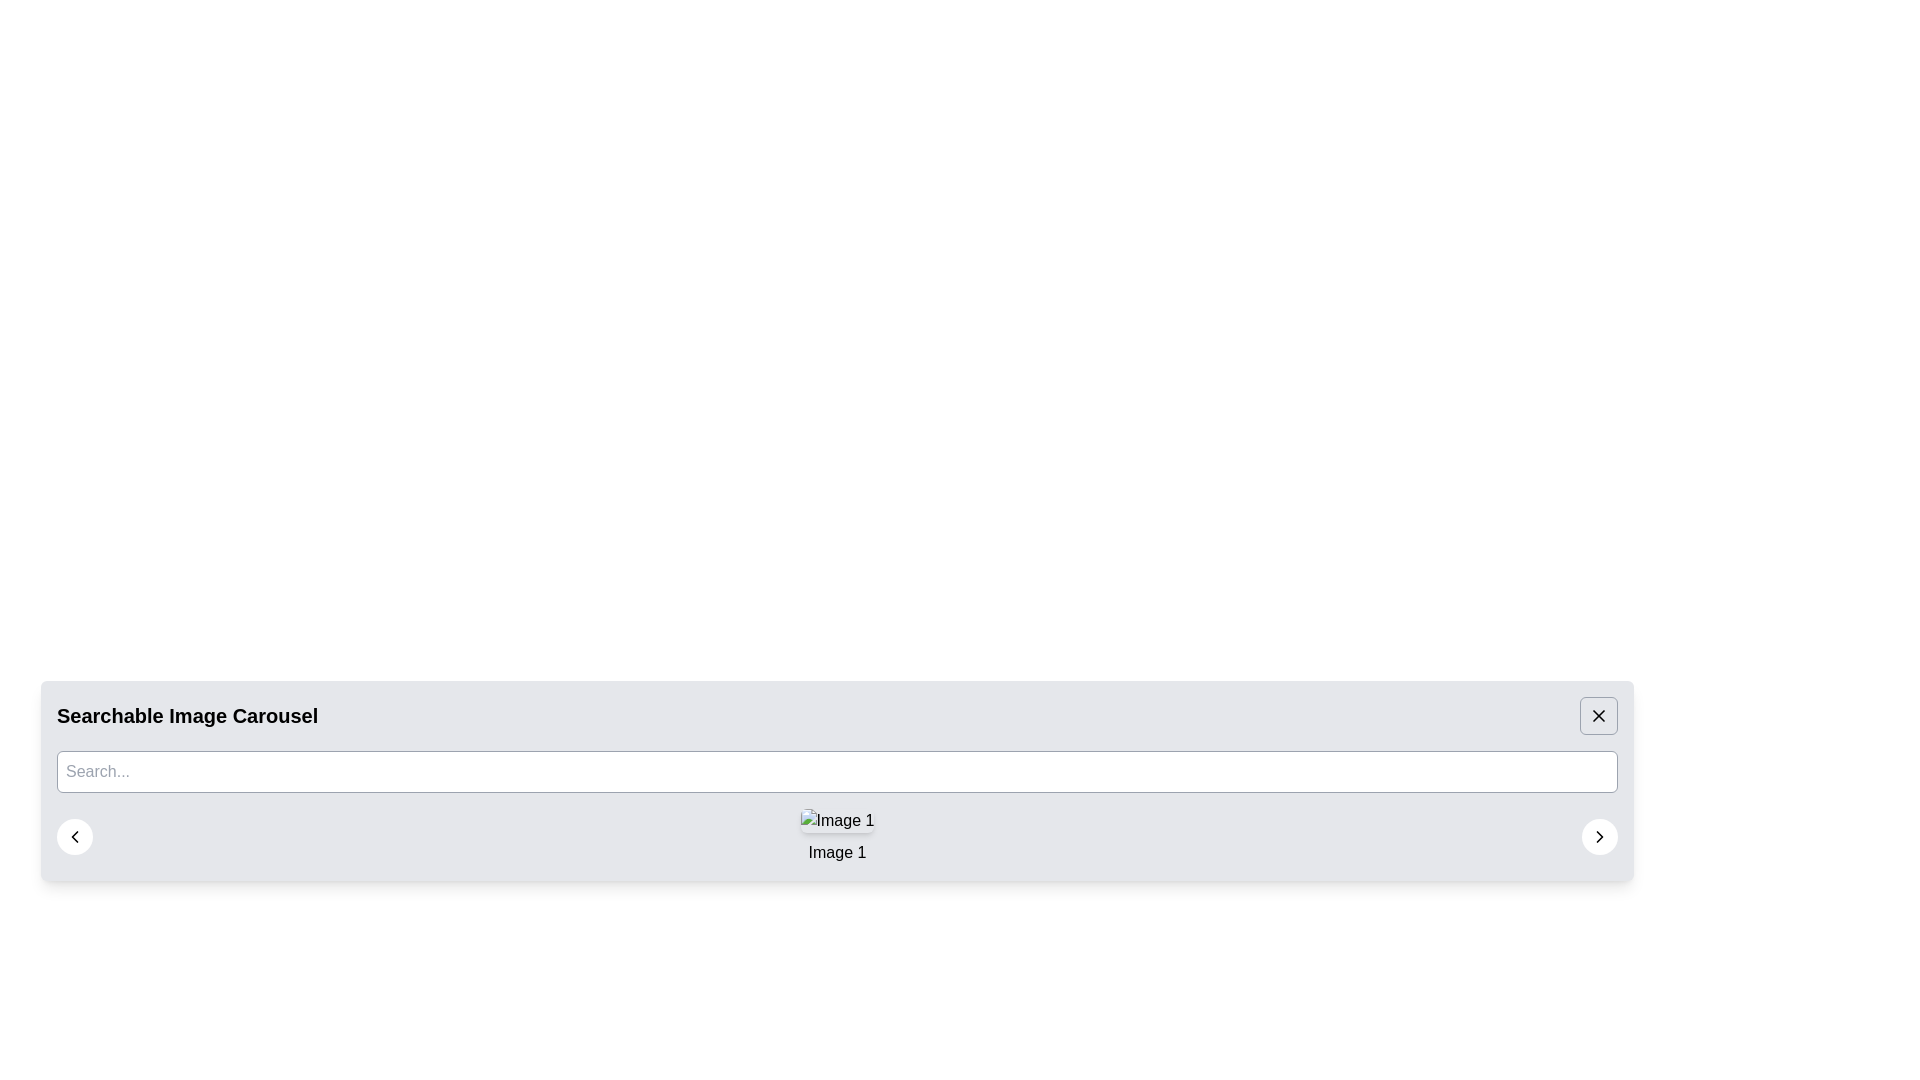 This screenshot has height=1080, width=1920. What do you see at coordinates (1597, 715) in the screenshot?
I see `the small, rounded rectangular button with a dark 'X' icon located in the top-right corner of the horizontal bar at the bottom of the interface` at bounding box center [1597, 715].